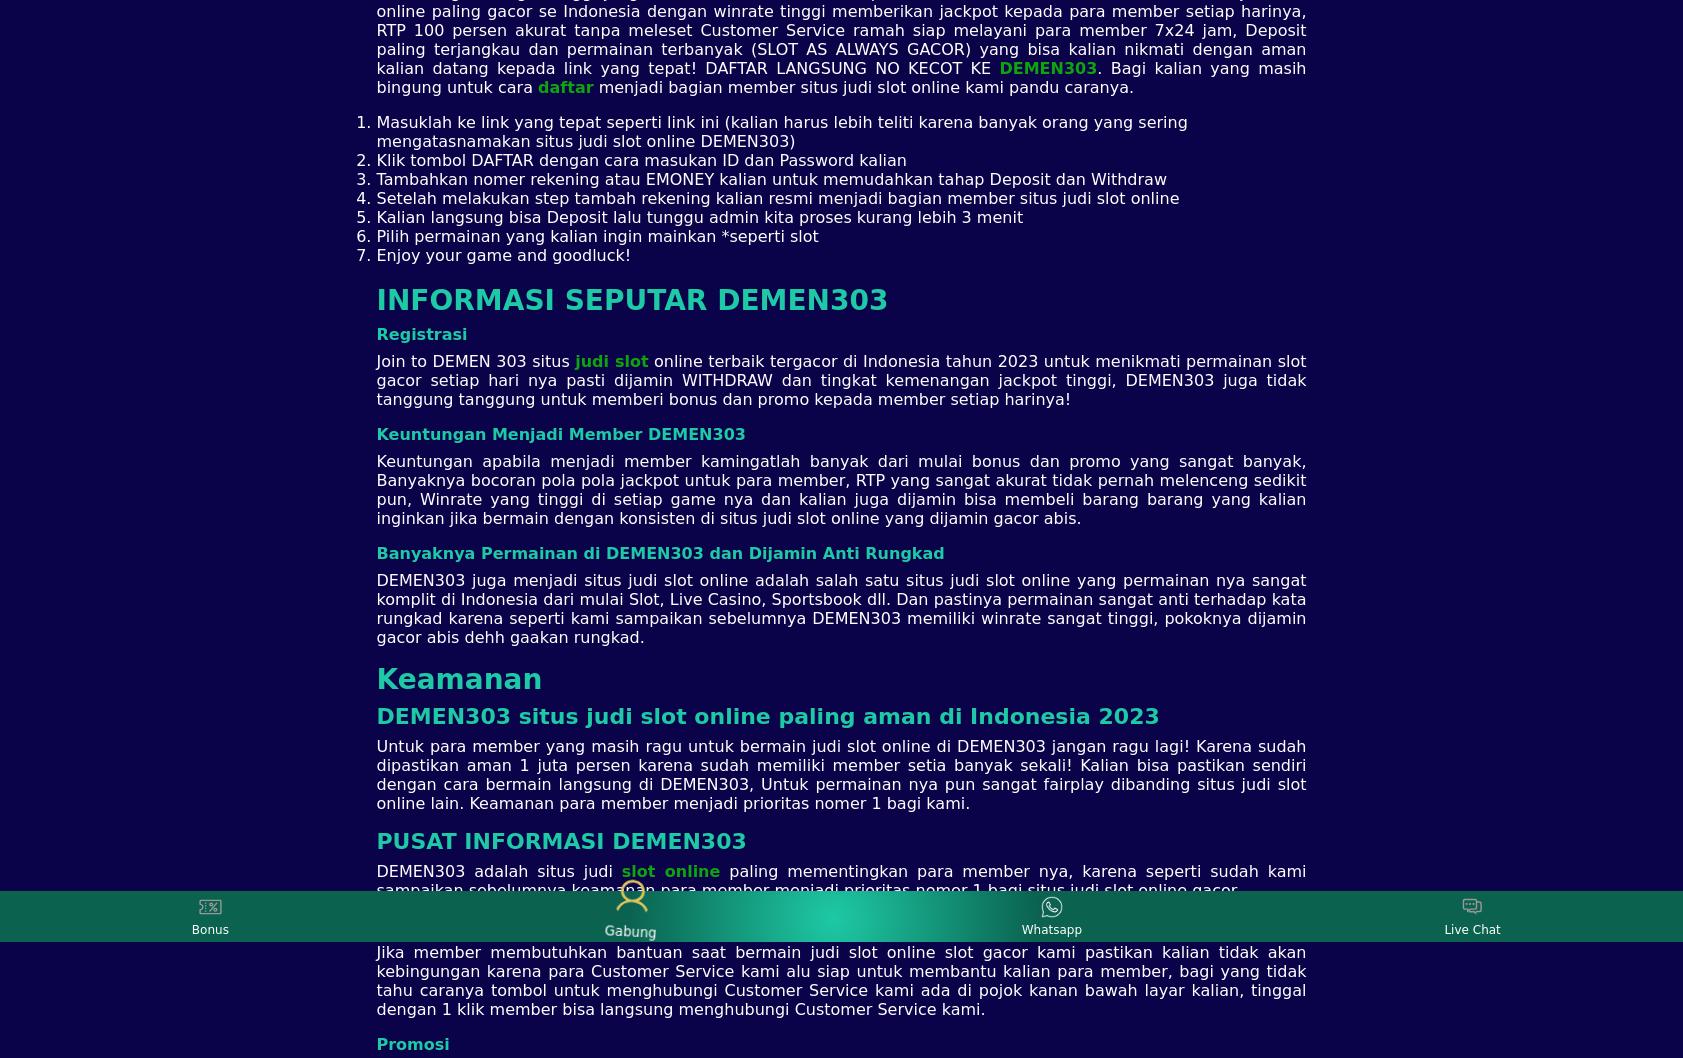 This screenshot has height=1058, width=1683. I want to click on 'Keuntungan apabila menjadi member kamingatlah banyak dari mulai bonus dan promo yang sangat banyak, Banyaknya bocoran pola pola jackpot untuk para member, RTP yang sangat akurat tidak pernah melenceng sedikit pun, Winrate yang tinggi di setiap game nya dan kalian juga dijamin bisa membeli barang barang yang kalian inginkan jika bermain dengan konsisten di situs judi slot online yang dijamin gacor abis.', so click(839, 488).